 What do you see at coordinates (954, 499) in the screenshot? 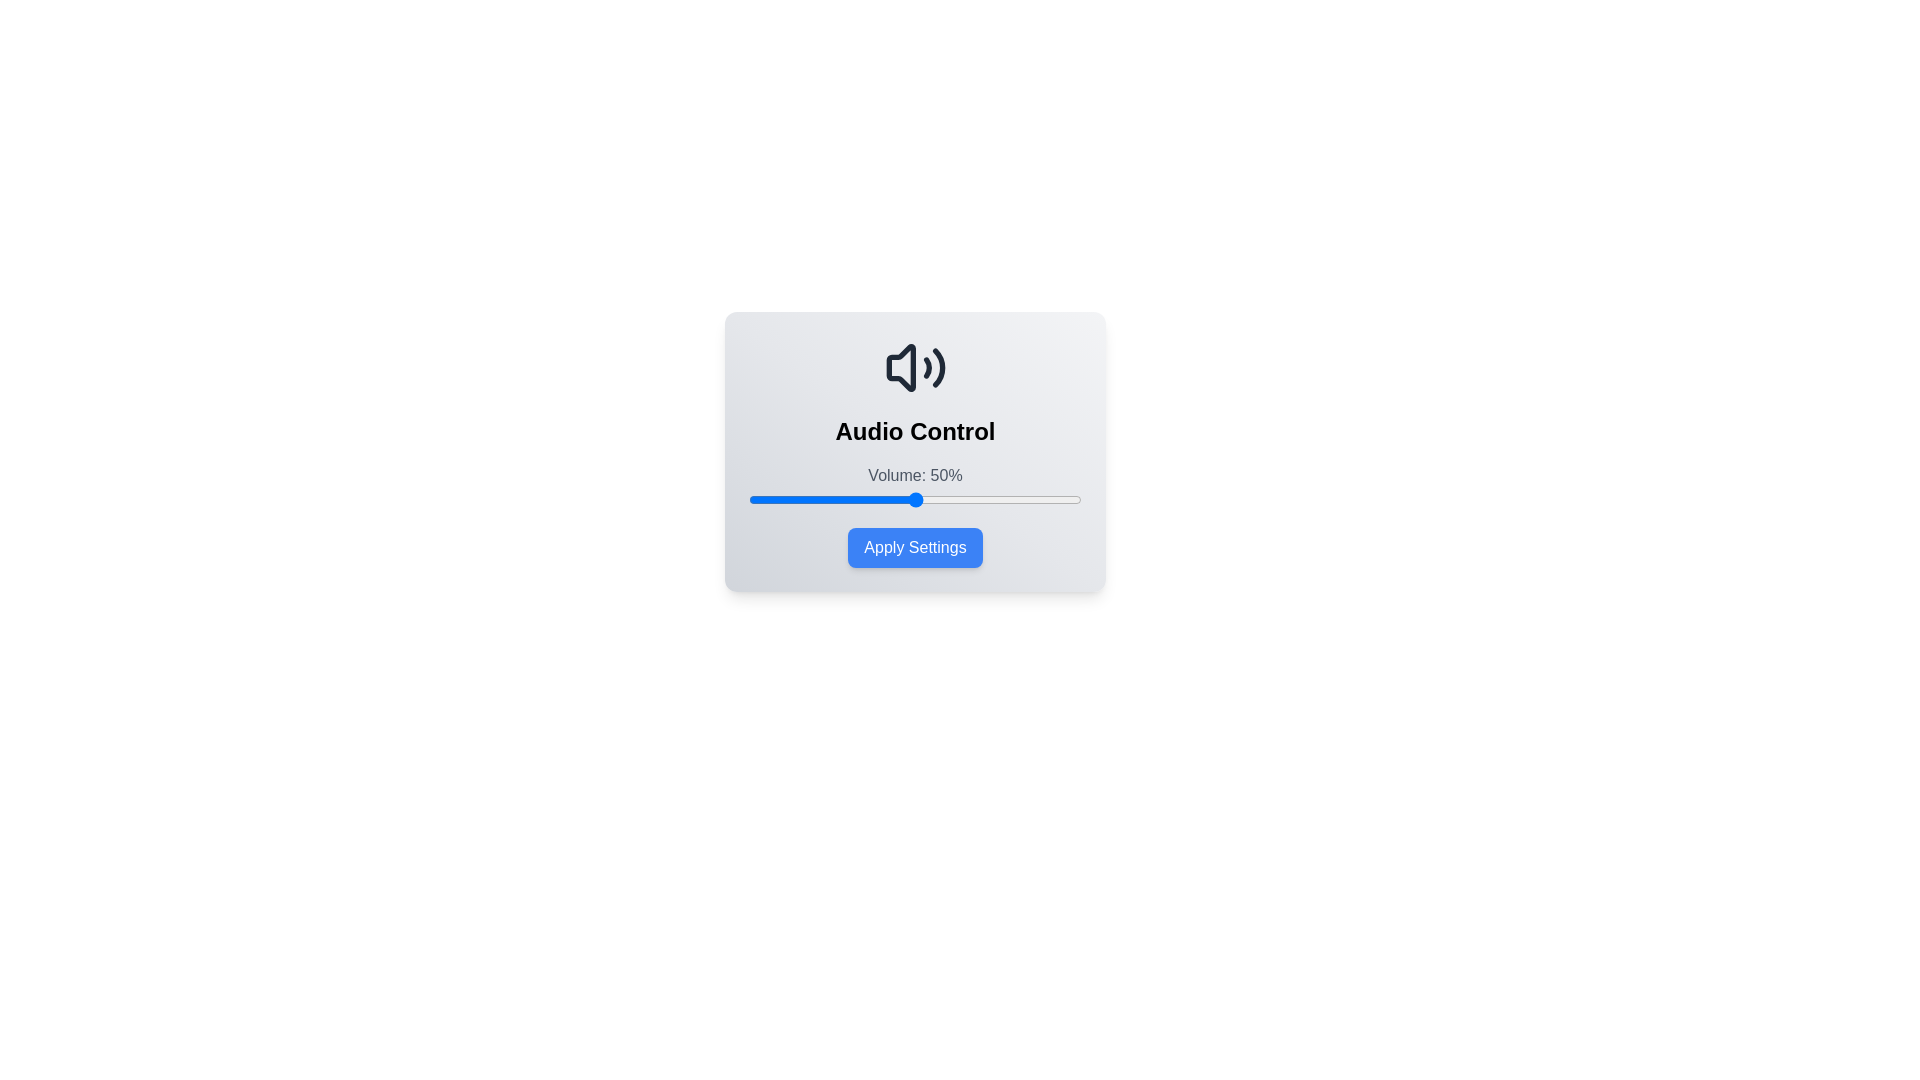
I see `the slider` at bounding box center [954, 499].